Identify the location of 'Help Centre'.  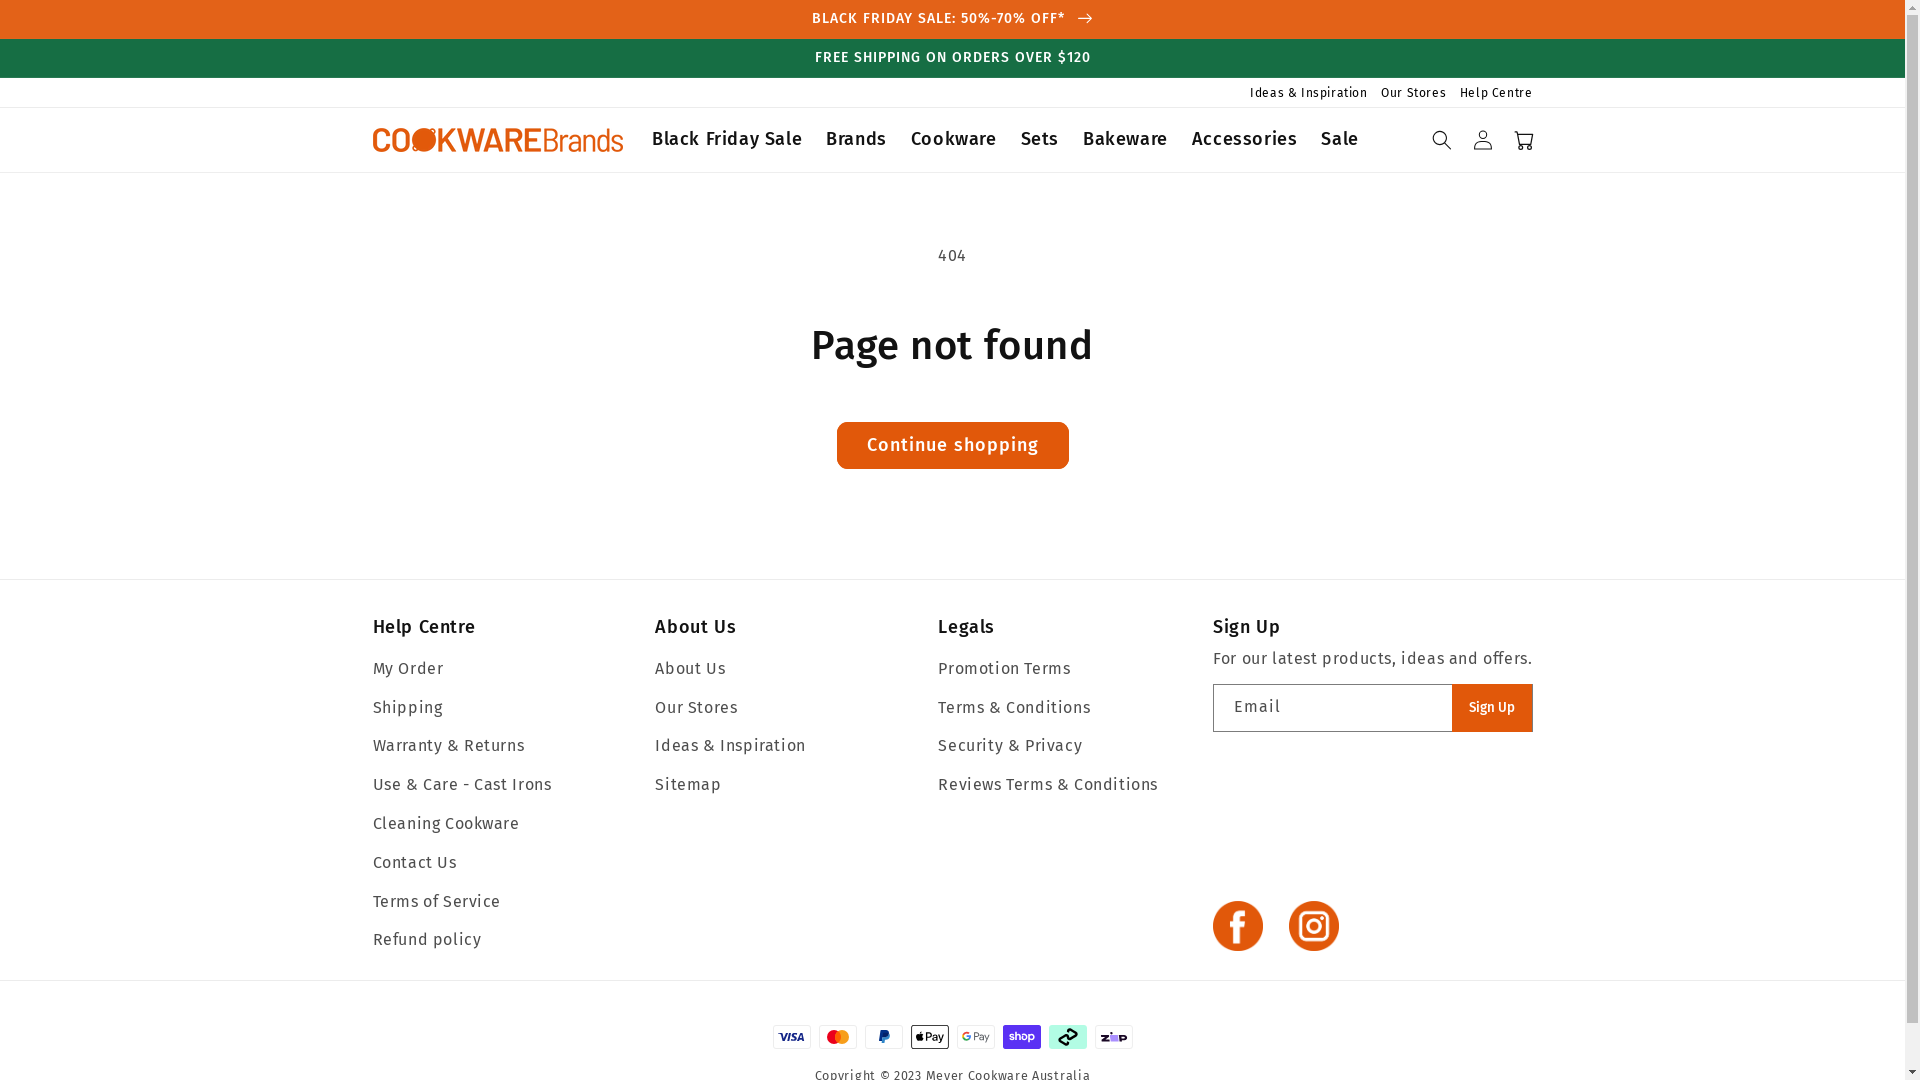
(509, 626).